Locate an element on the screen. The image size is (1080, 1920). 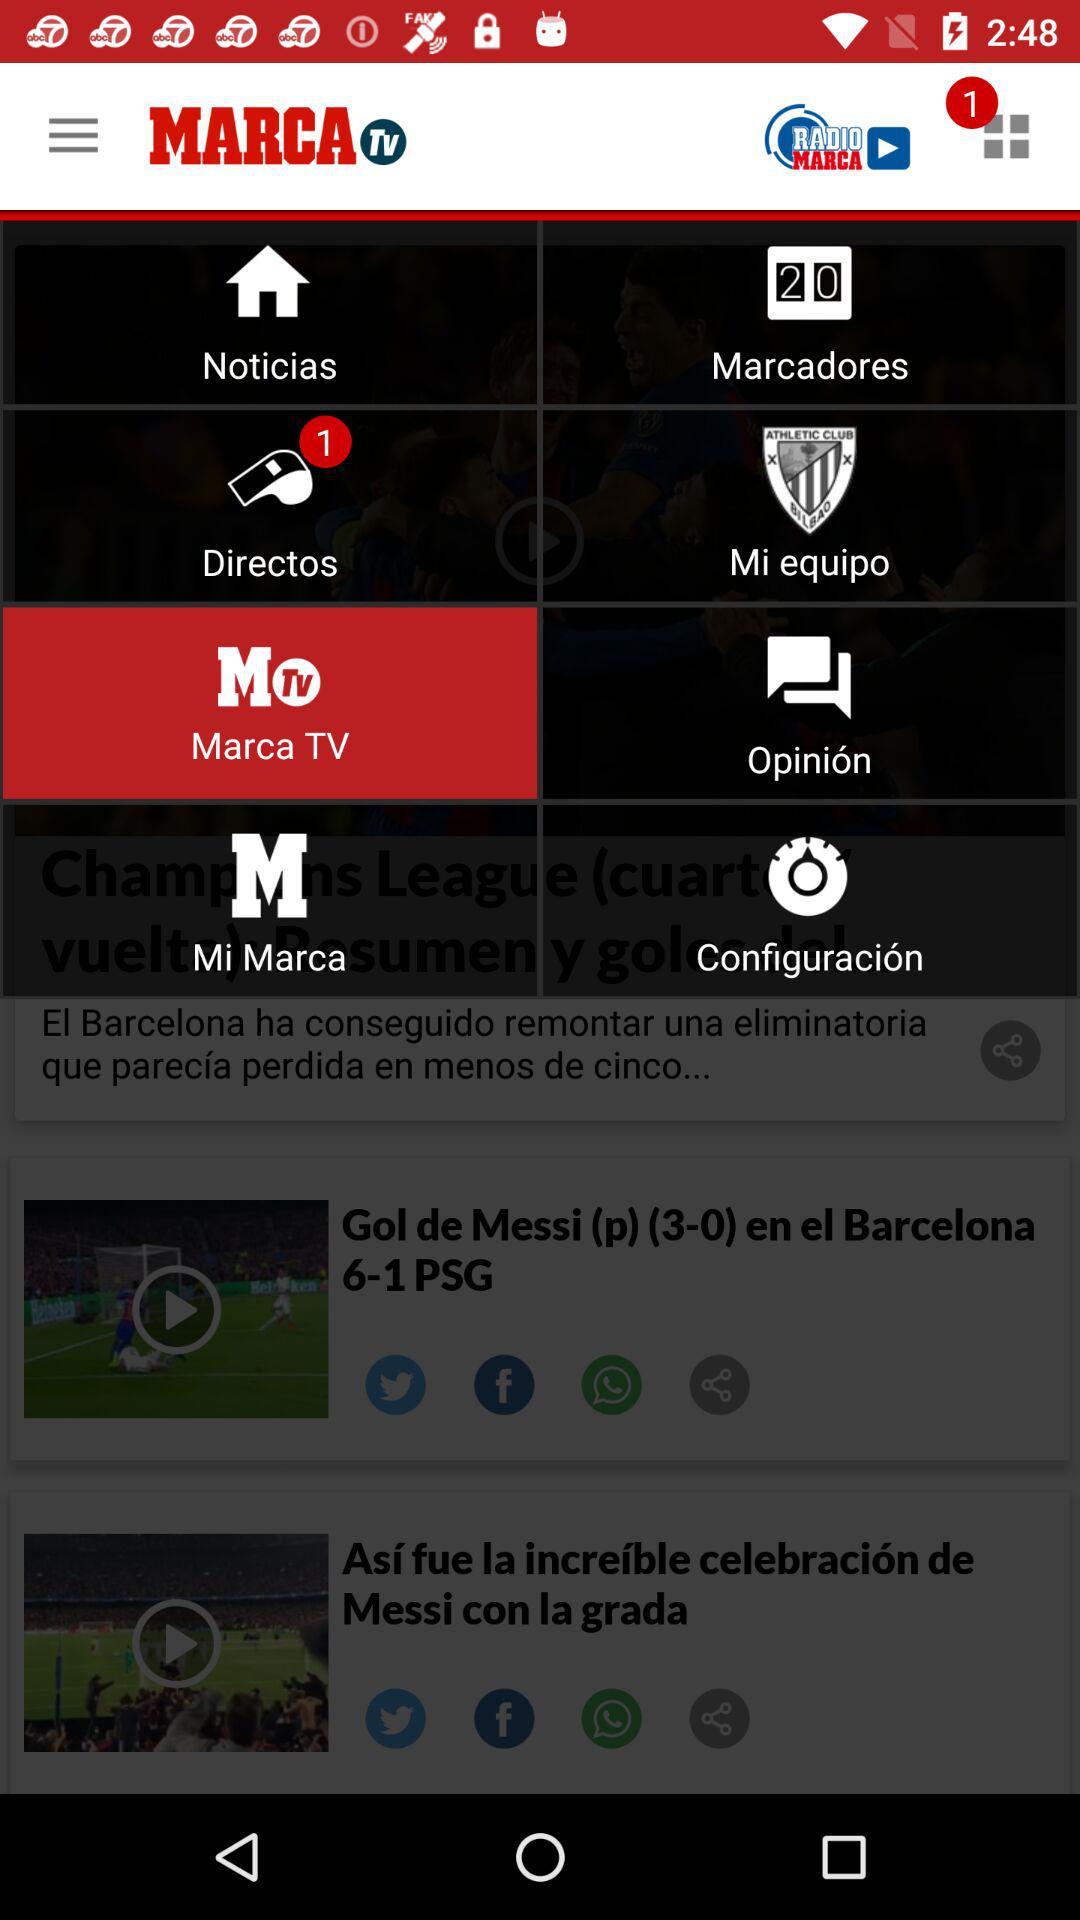
share video to facebook is located at coordinates (503, 1384).